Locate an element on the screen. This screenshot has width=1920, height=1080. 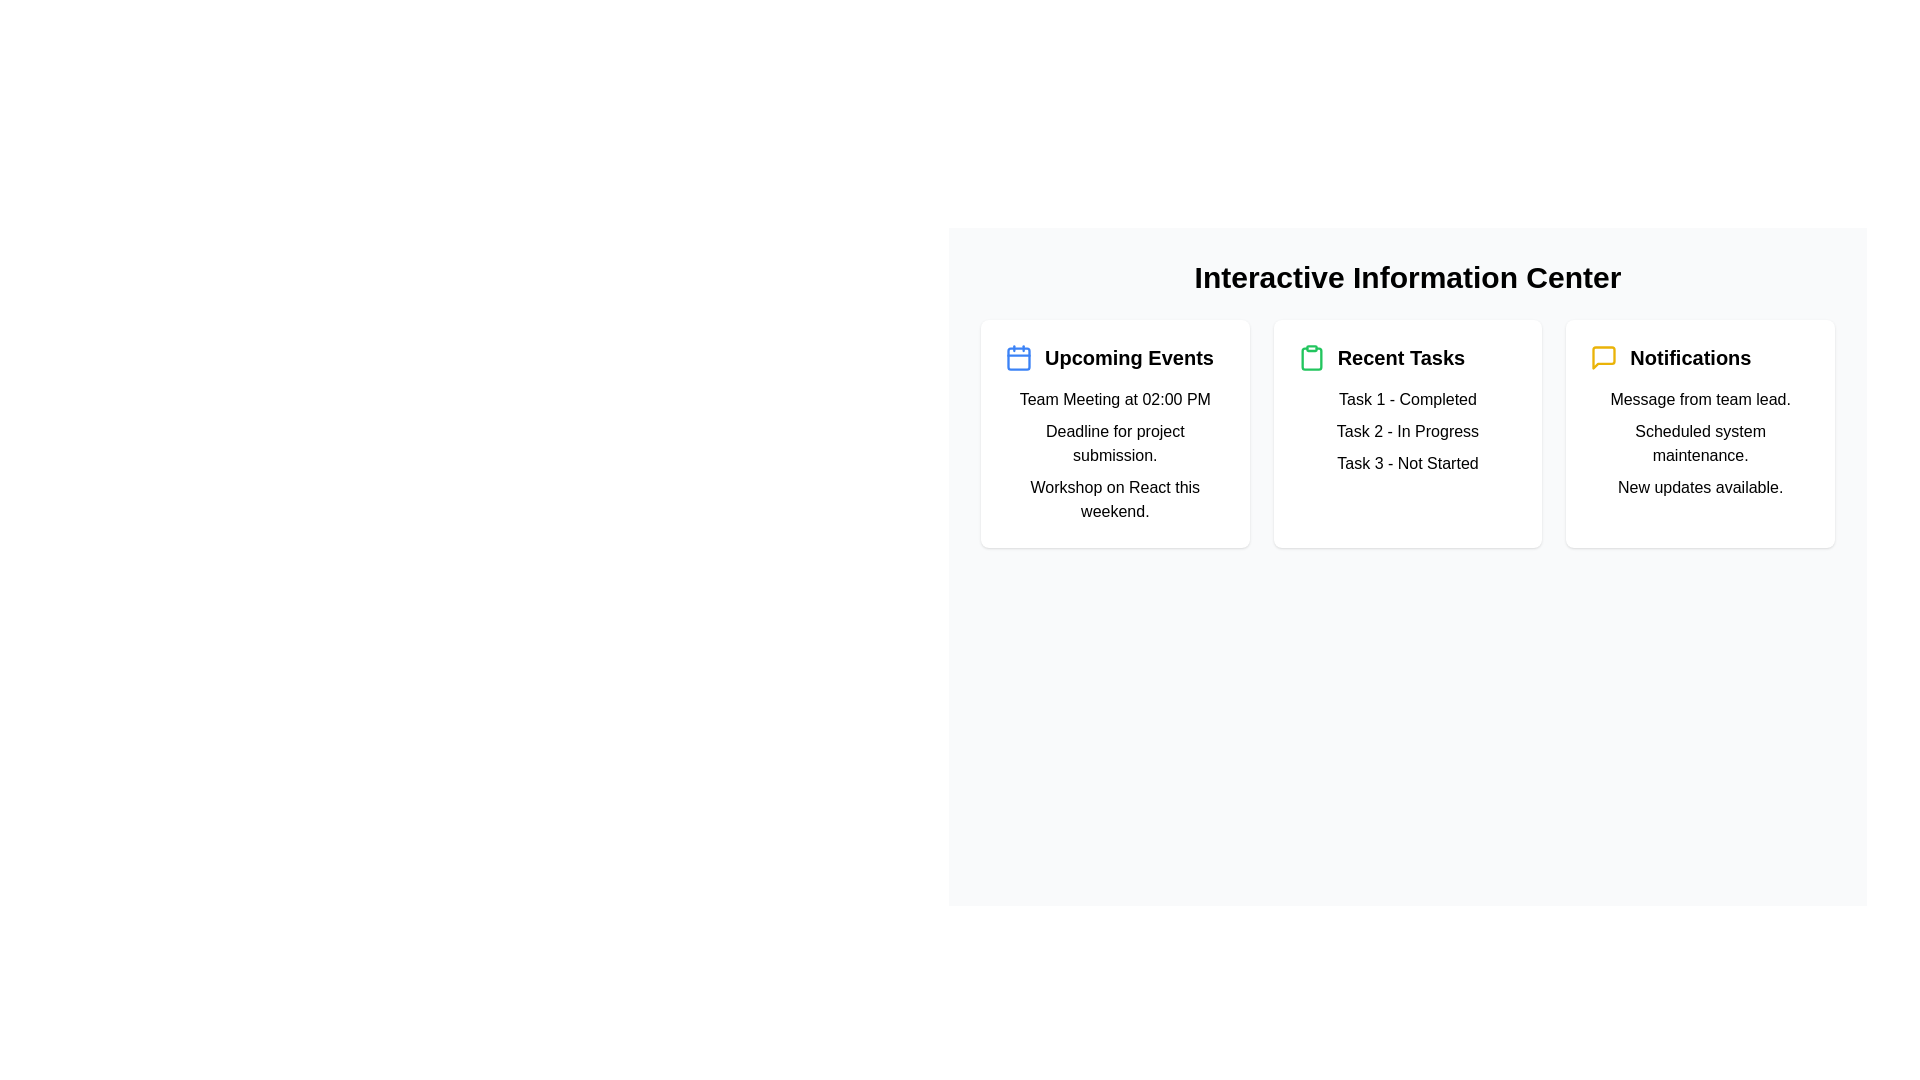
the text label that informs users about the upcoming project submission deadline, positioned as the second entry in the 'Upcoming Events' card, between 'Team Meeting at 02:00 PM' and 'Workshop on React this weekend.' is located at coordinates (1114, 442).